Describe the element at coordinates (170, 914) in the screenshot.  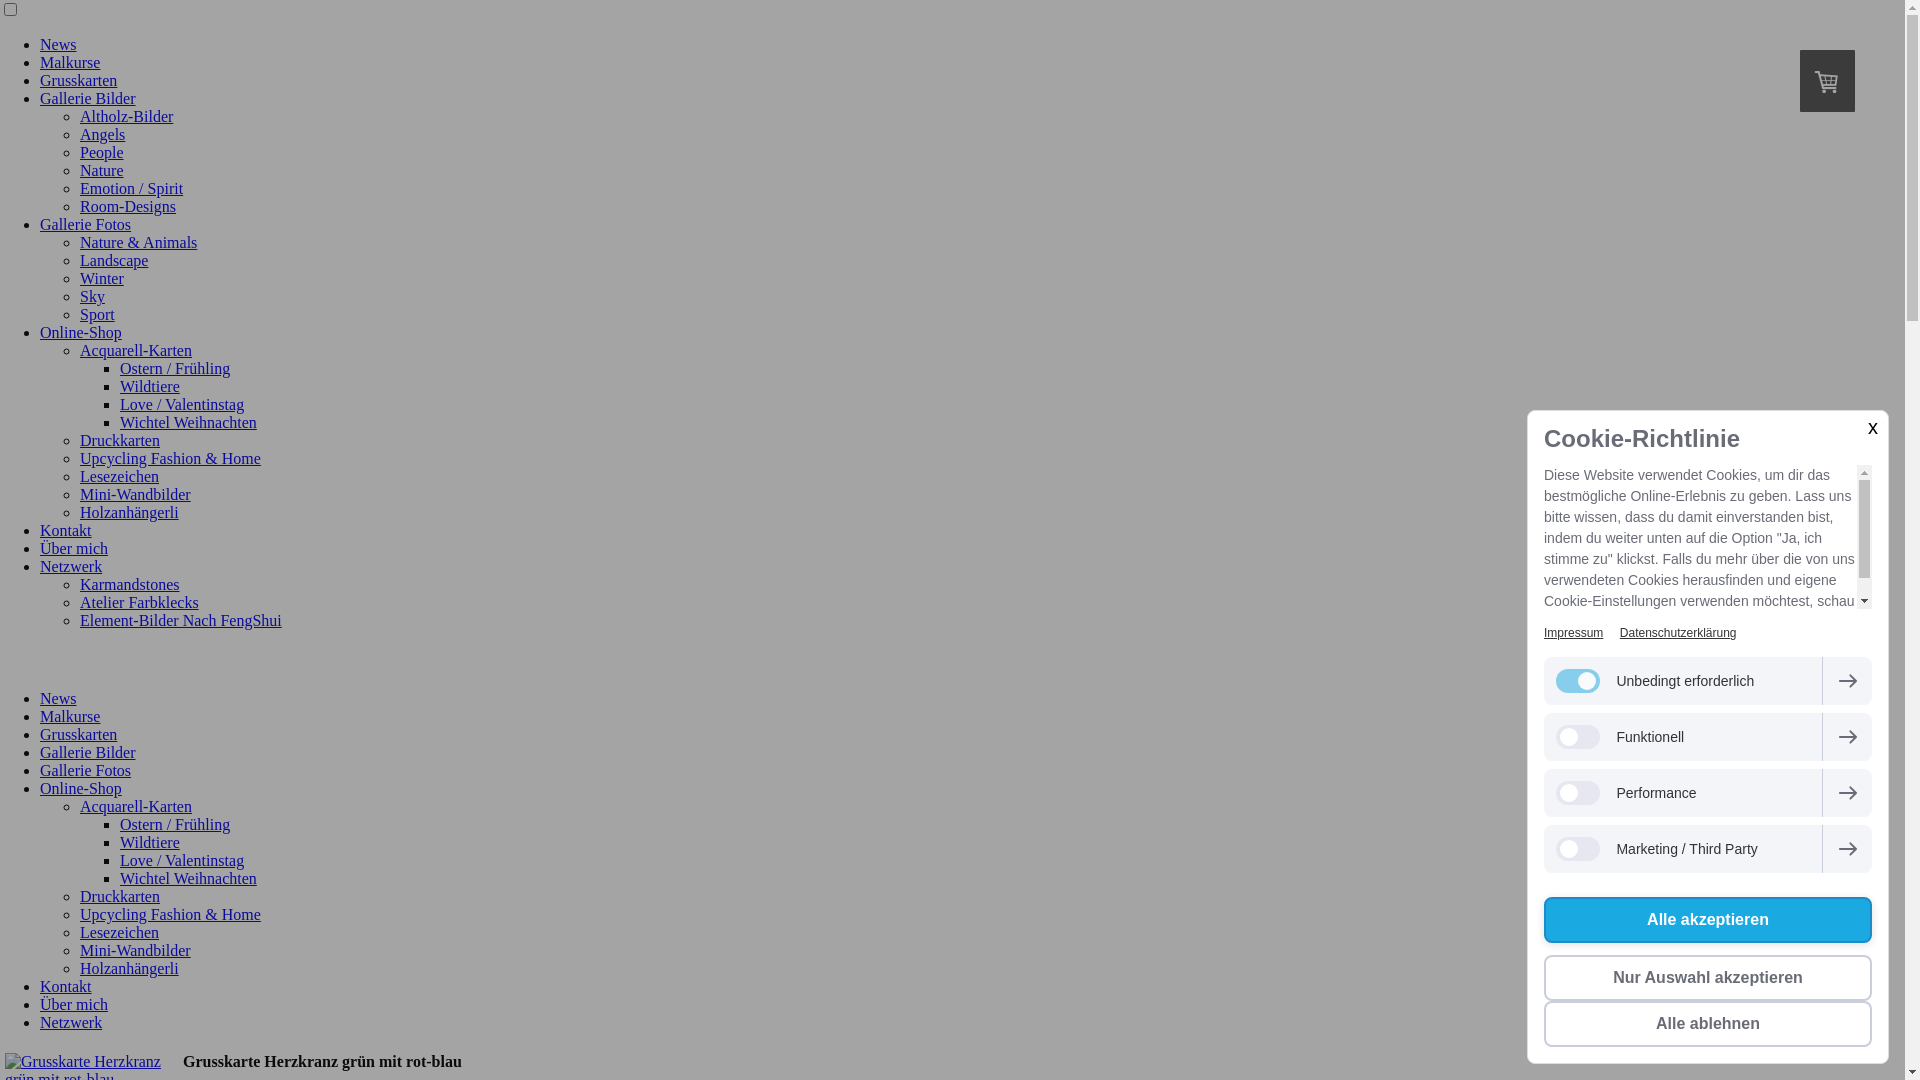
I see `'Upcycling Fashion & Home'` at that location.